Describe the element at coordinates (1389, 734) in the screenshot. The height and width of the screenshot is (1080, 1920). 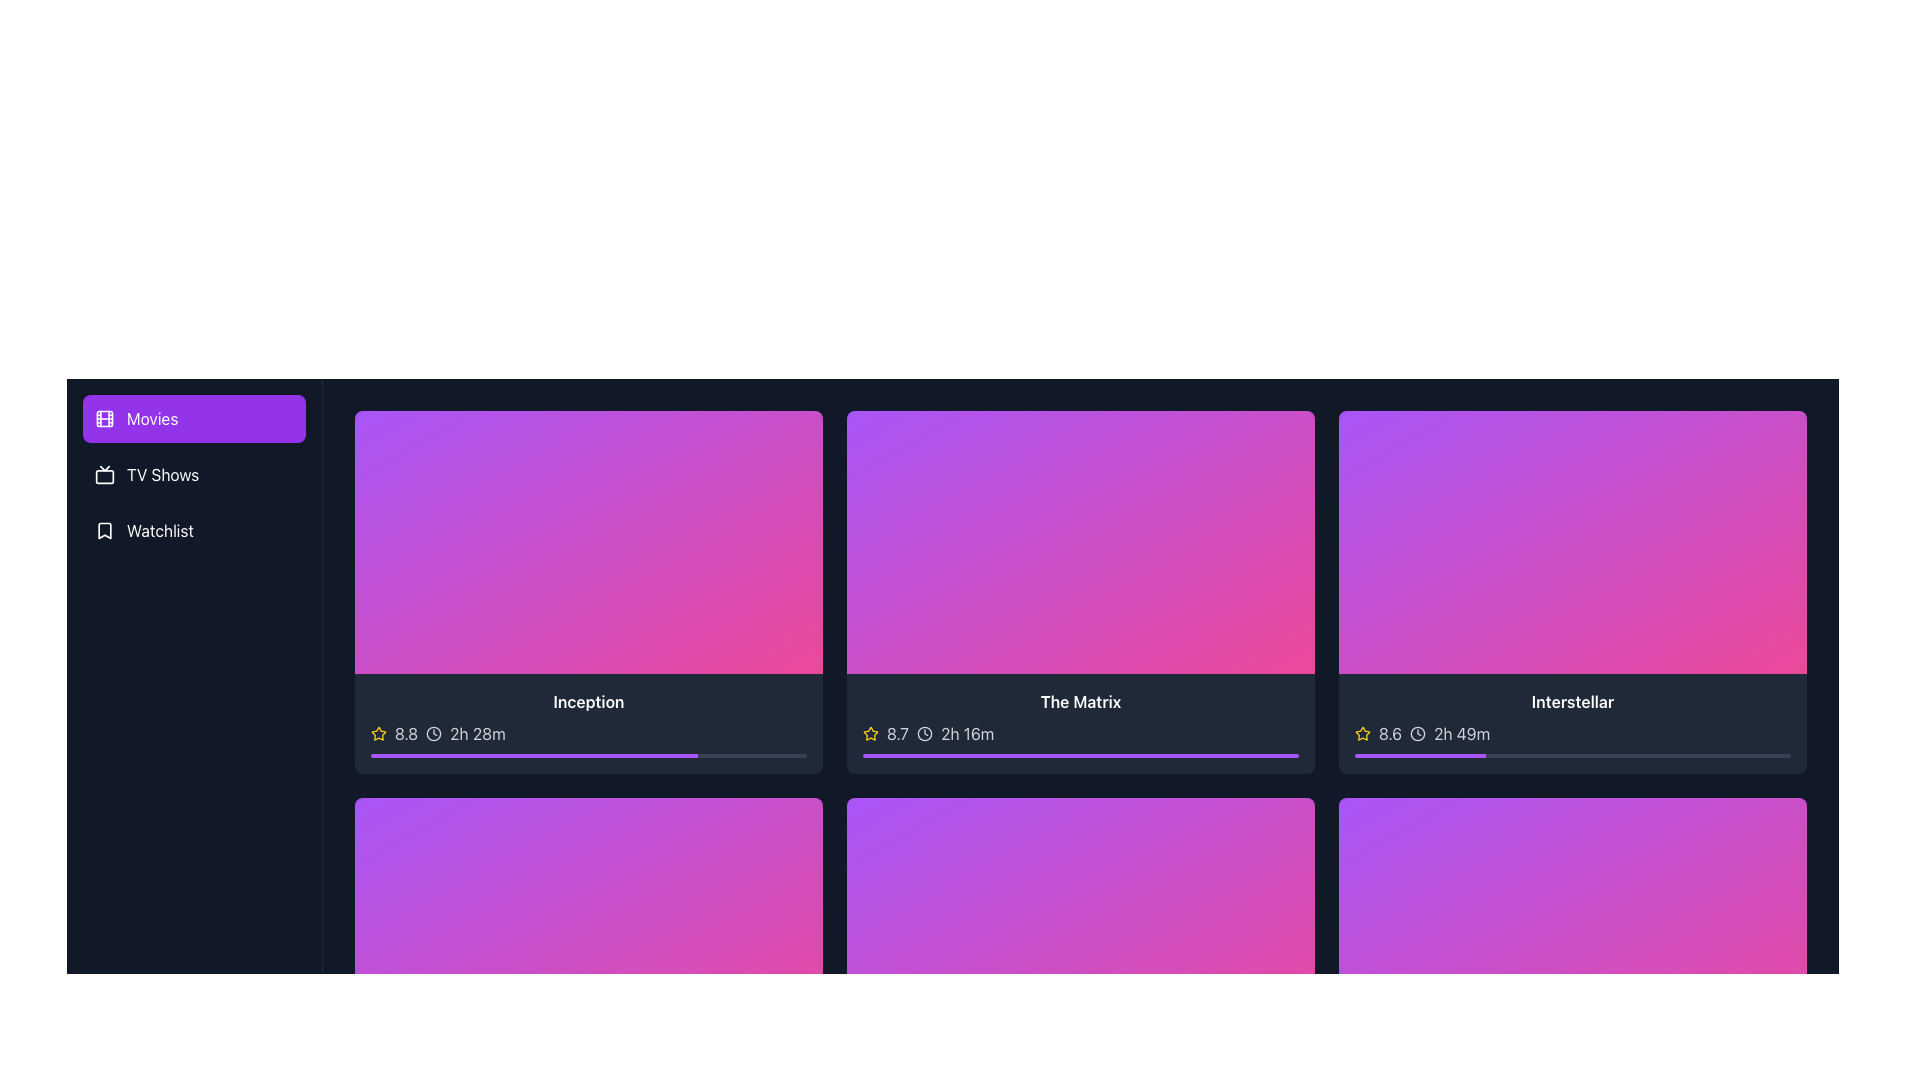
I see `the numerical rating text displaying '8.6' for the movie 'Interstellar', located between the star icon and the clock icon` at that location.